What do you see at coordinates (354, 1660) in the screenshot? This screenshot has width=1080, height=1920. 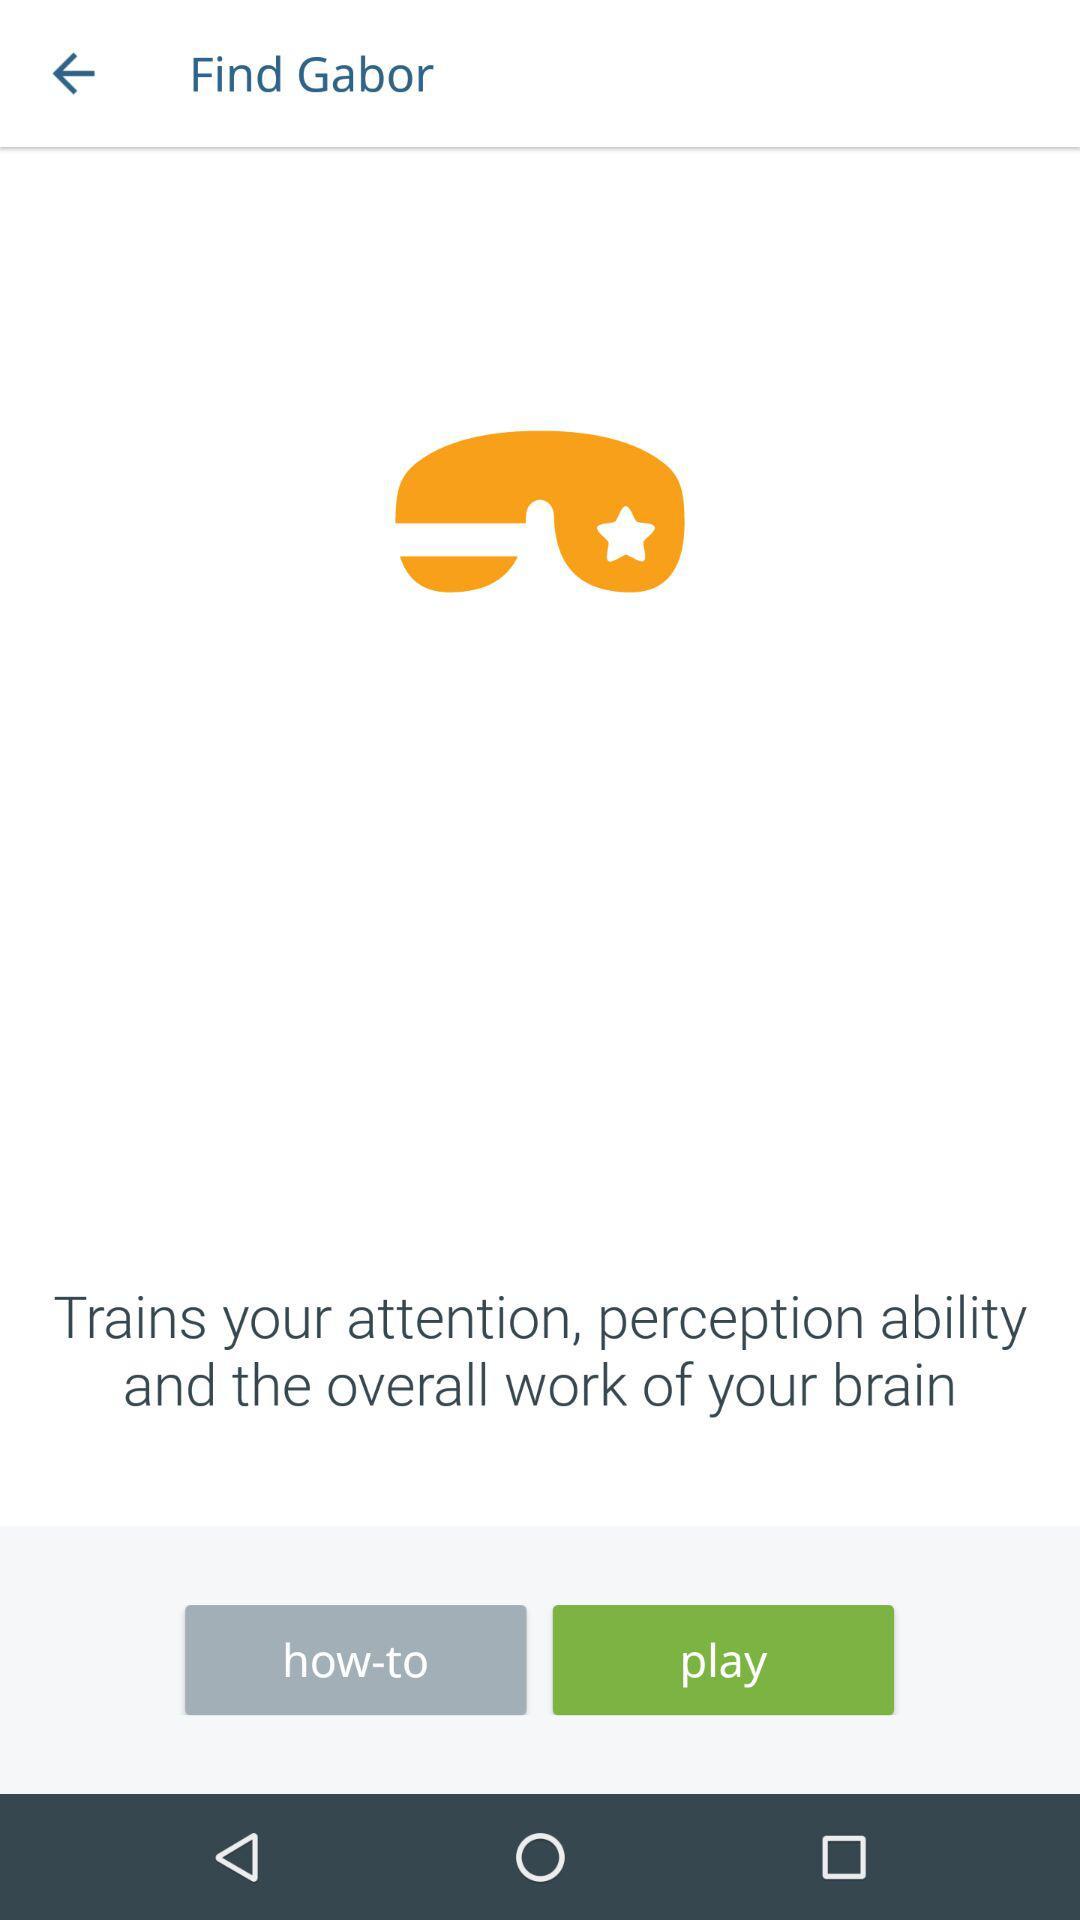 I see `the how-to item` at bounding box center [354, 1660].